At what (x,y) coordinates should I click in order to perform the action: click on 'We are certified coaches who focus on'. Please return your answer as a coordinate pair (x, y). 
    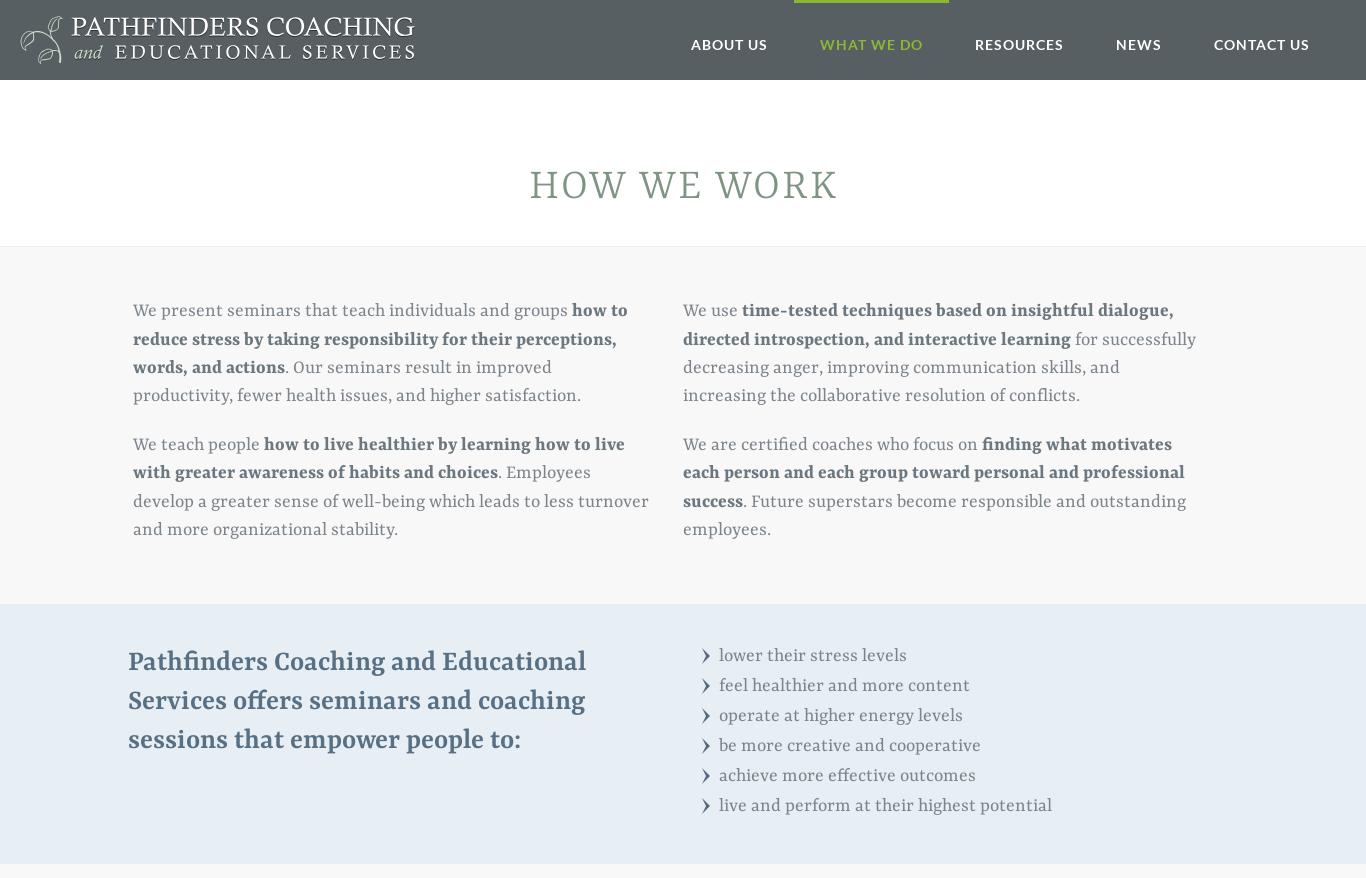
    Looking at the image, I should click on (831, 443).